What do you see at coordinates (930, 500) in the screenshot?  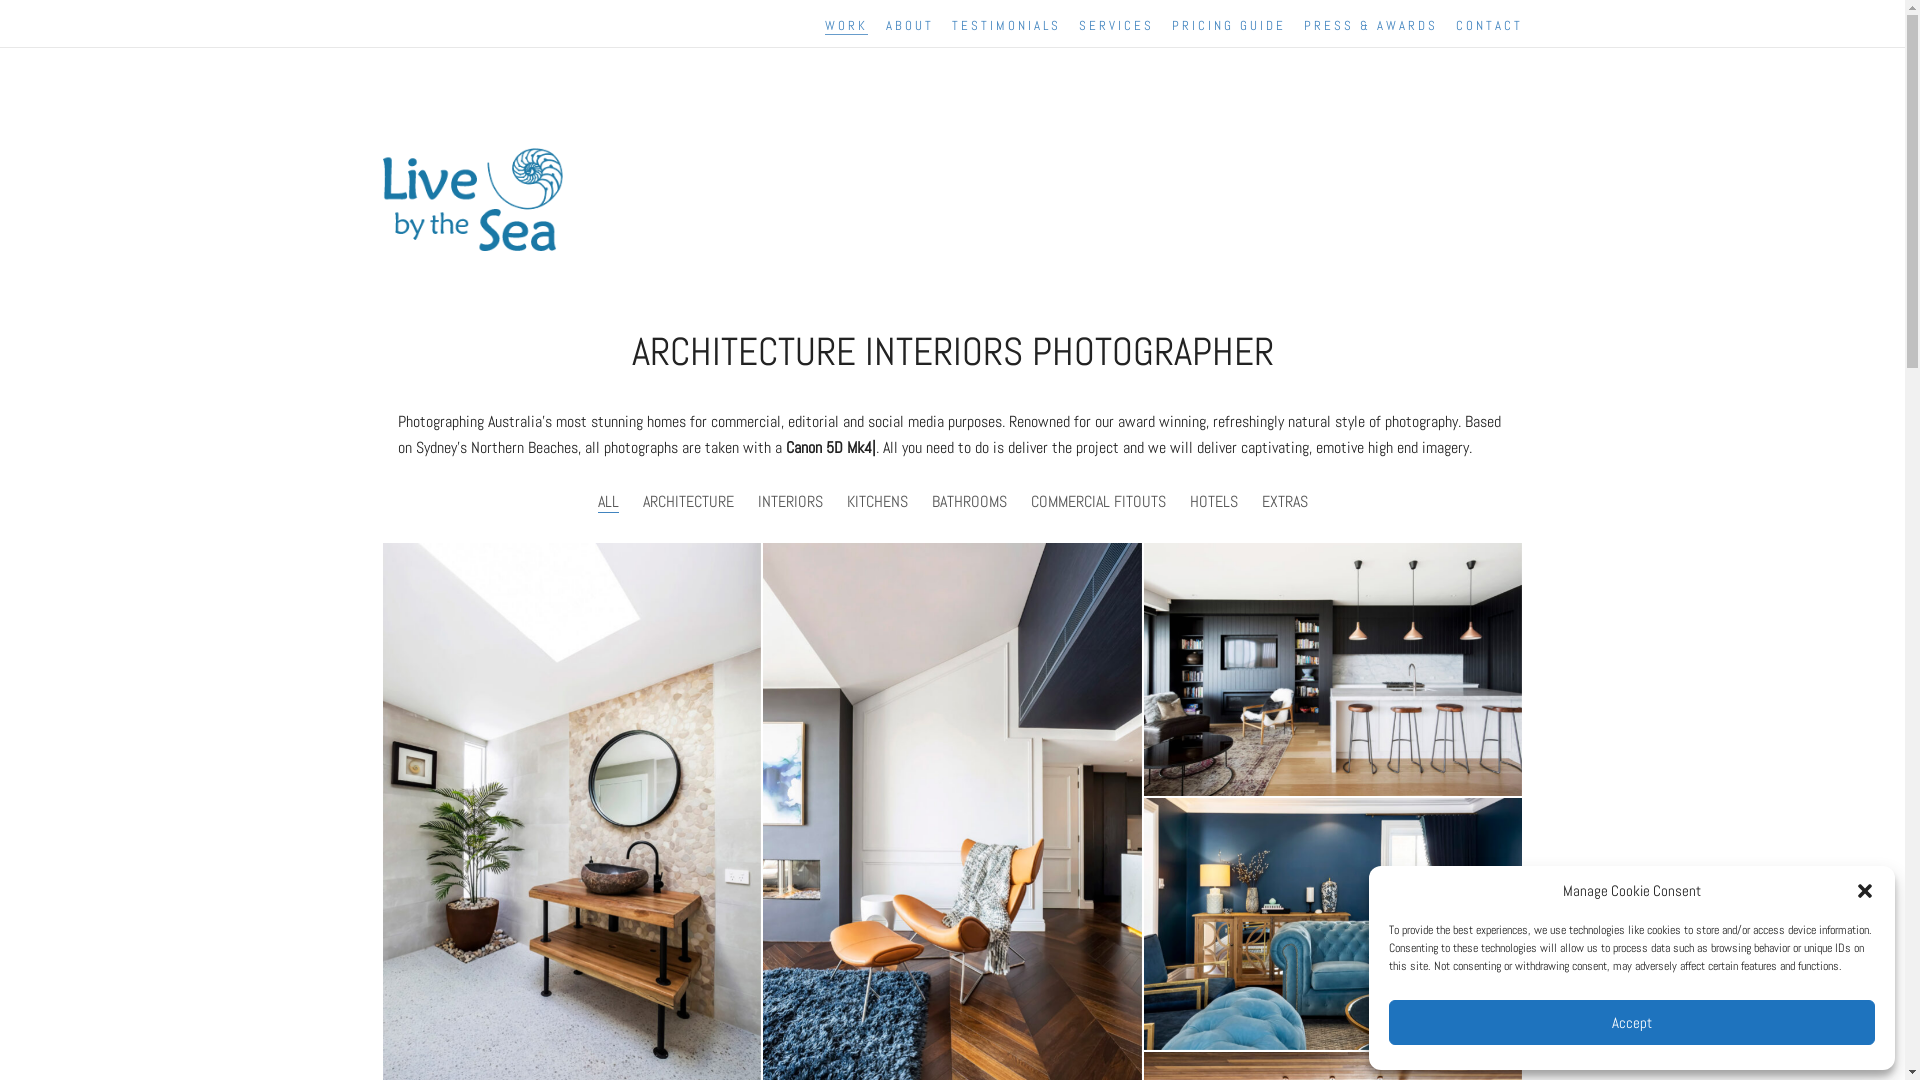 I see `'BATHROOMS'` at bounding box center [930, 500].